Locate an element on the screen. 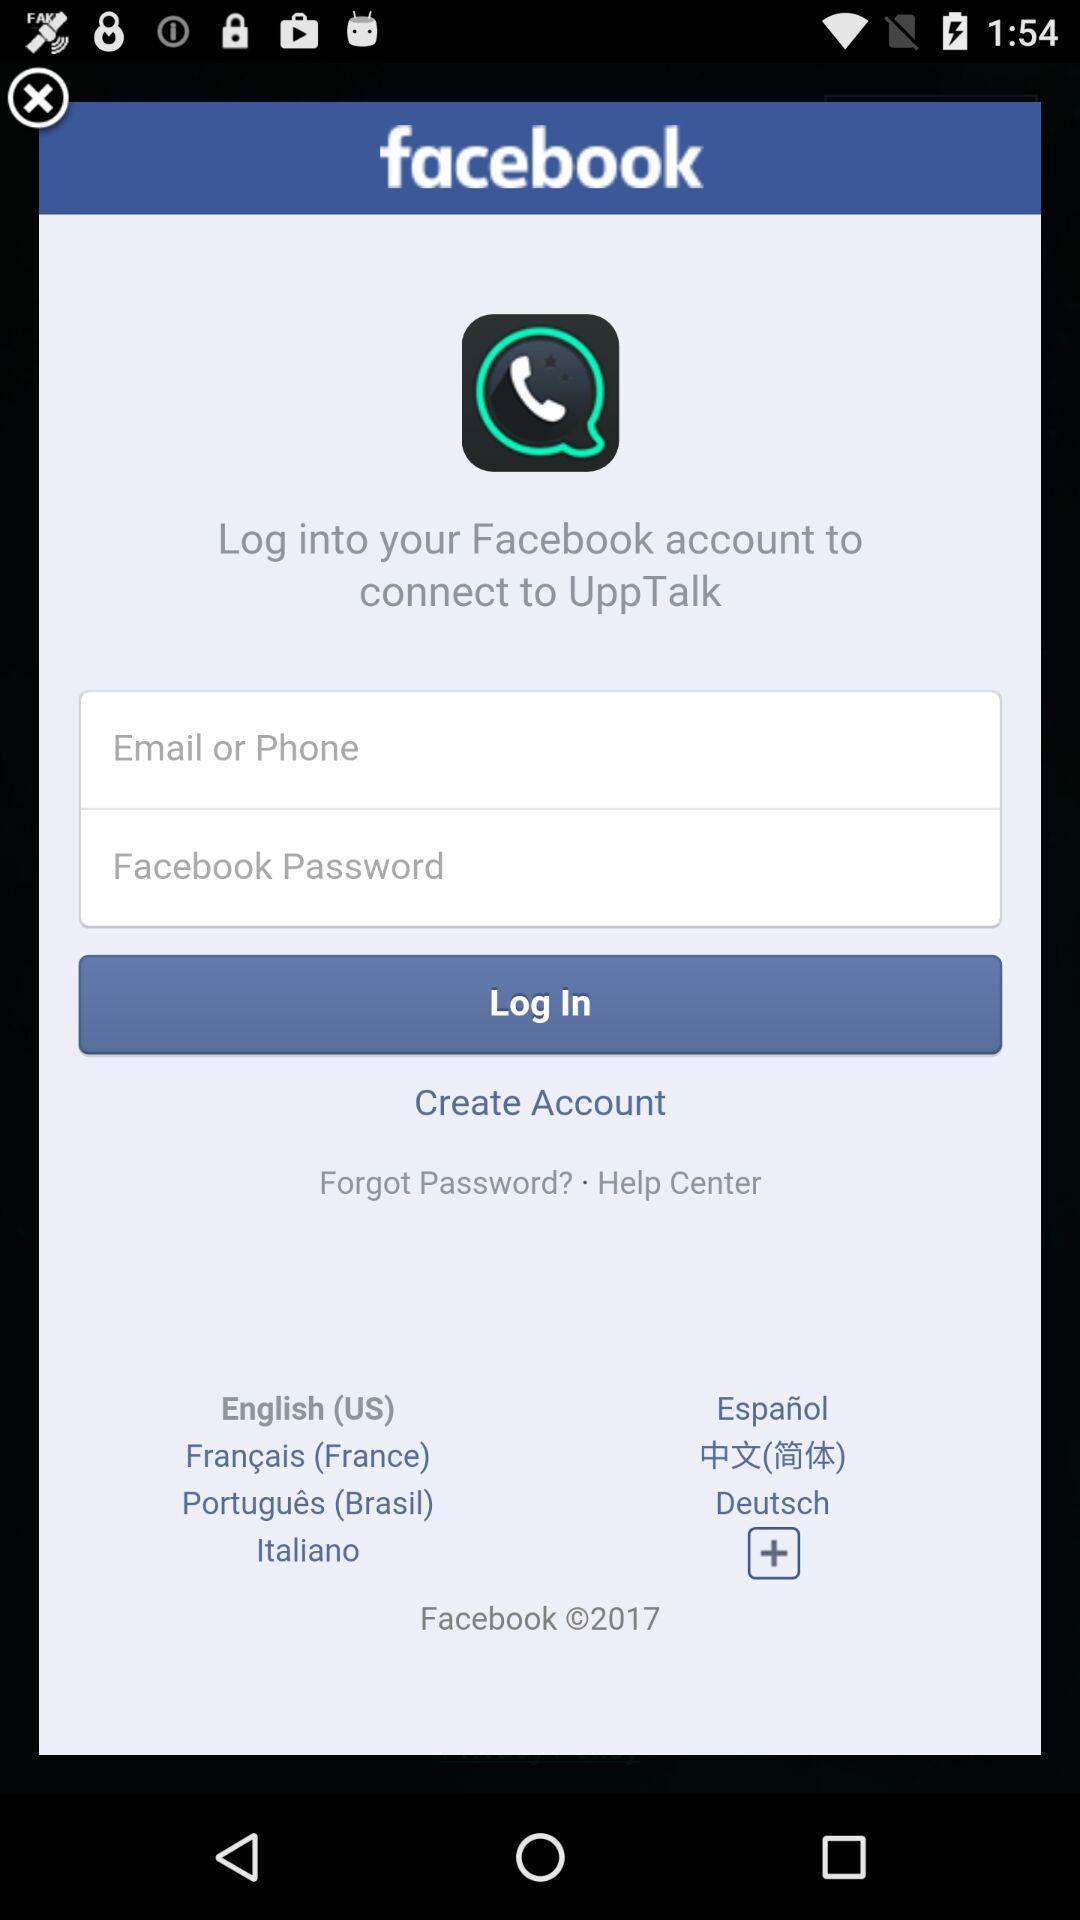 This screenshot has height=1920, width=1080. facebook login page is located at coordinates (540, 927).